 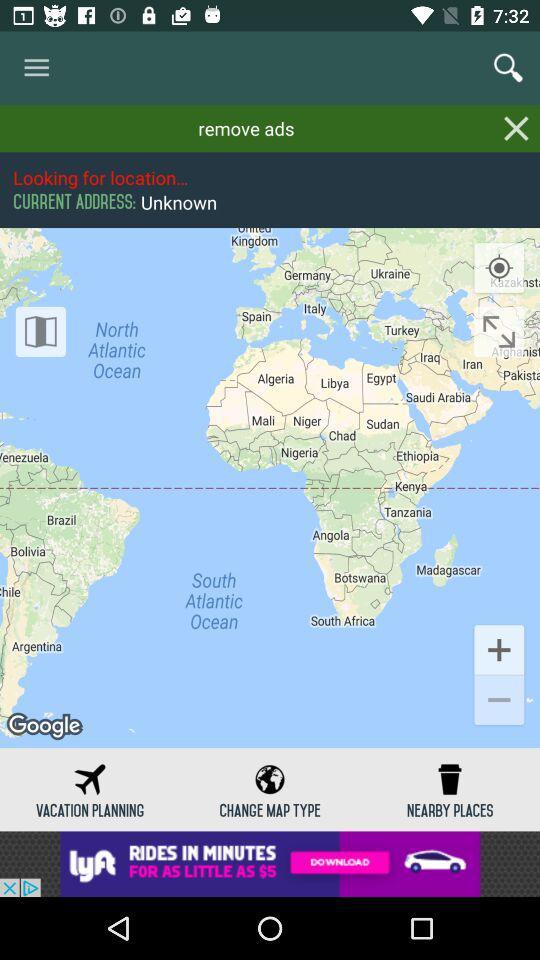 I want to click on the add icon, so click(x=498, y=648).